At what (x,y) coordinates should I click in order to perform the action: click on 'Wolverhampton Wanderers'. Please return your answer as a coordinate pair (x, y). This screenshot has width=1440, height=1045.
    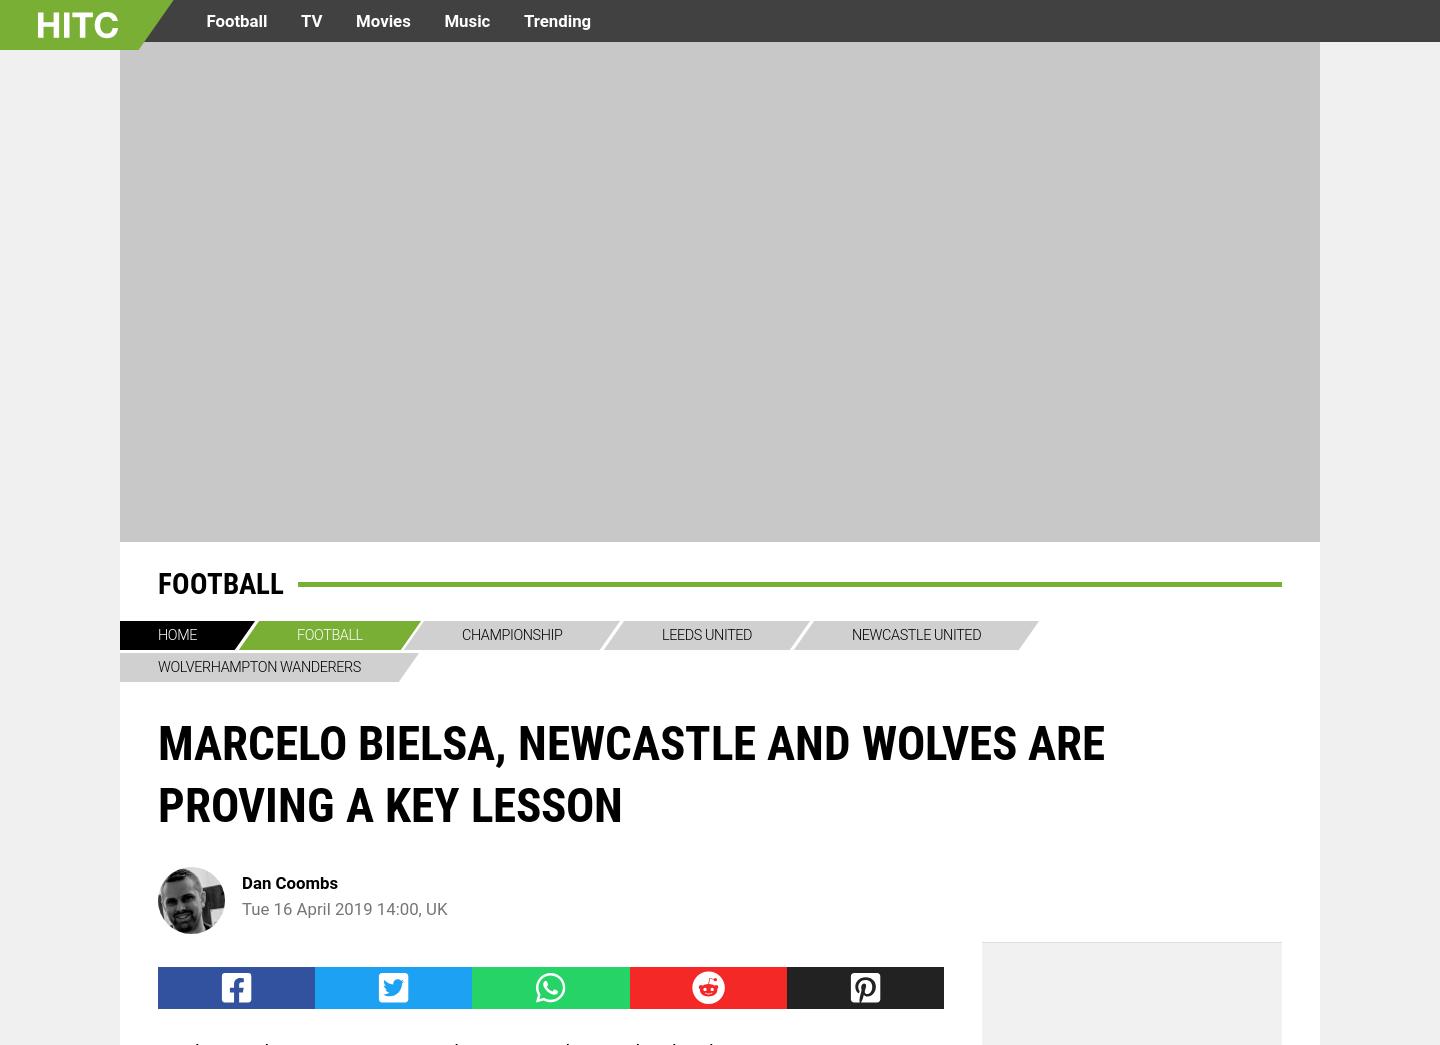
    Looking at the image, I should click on (258, 666).